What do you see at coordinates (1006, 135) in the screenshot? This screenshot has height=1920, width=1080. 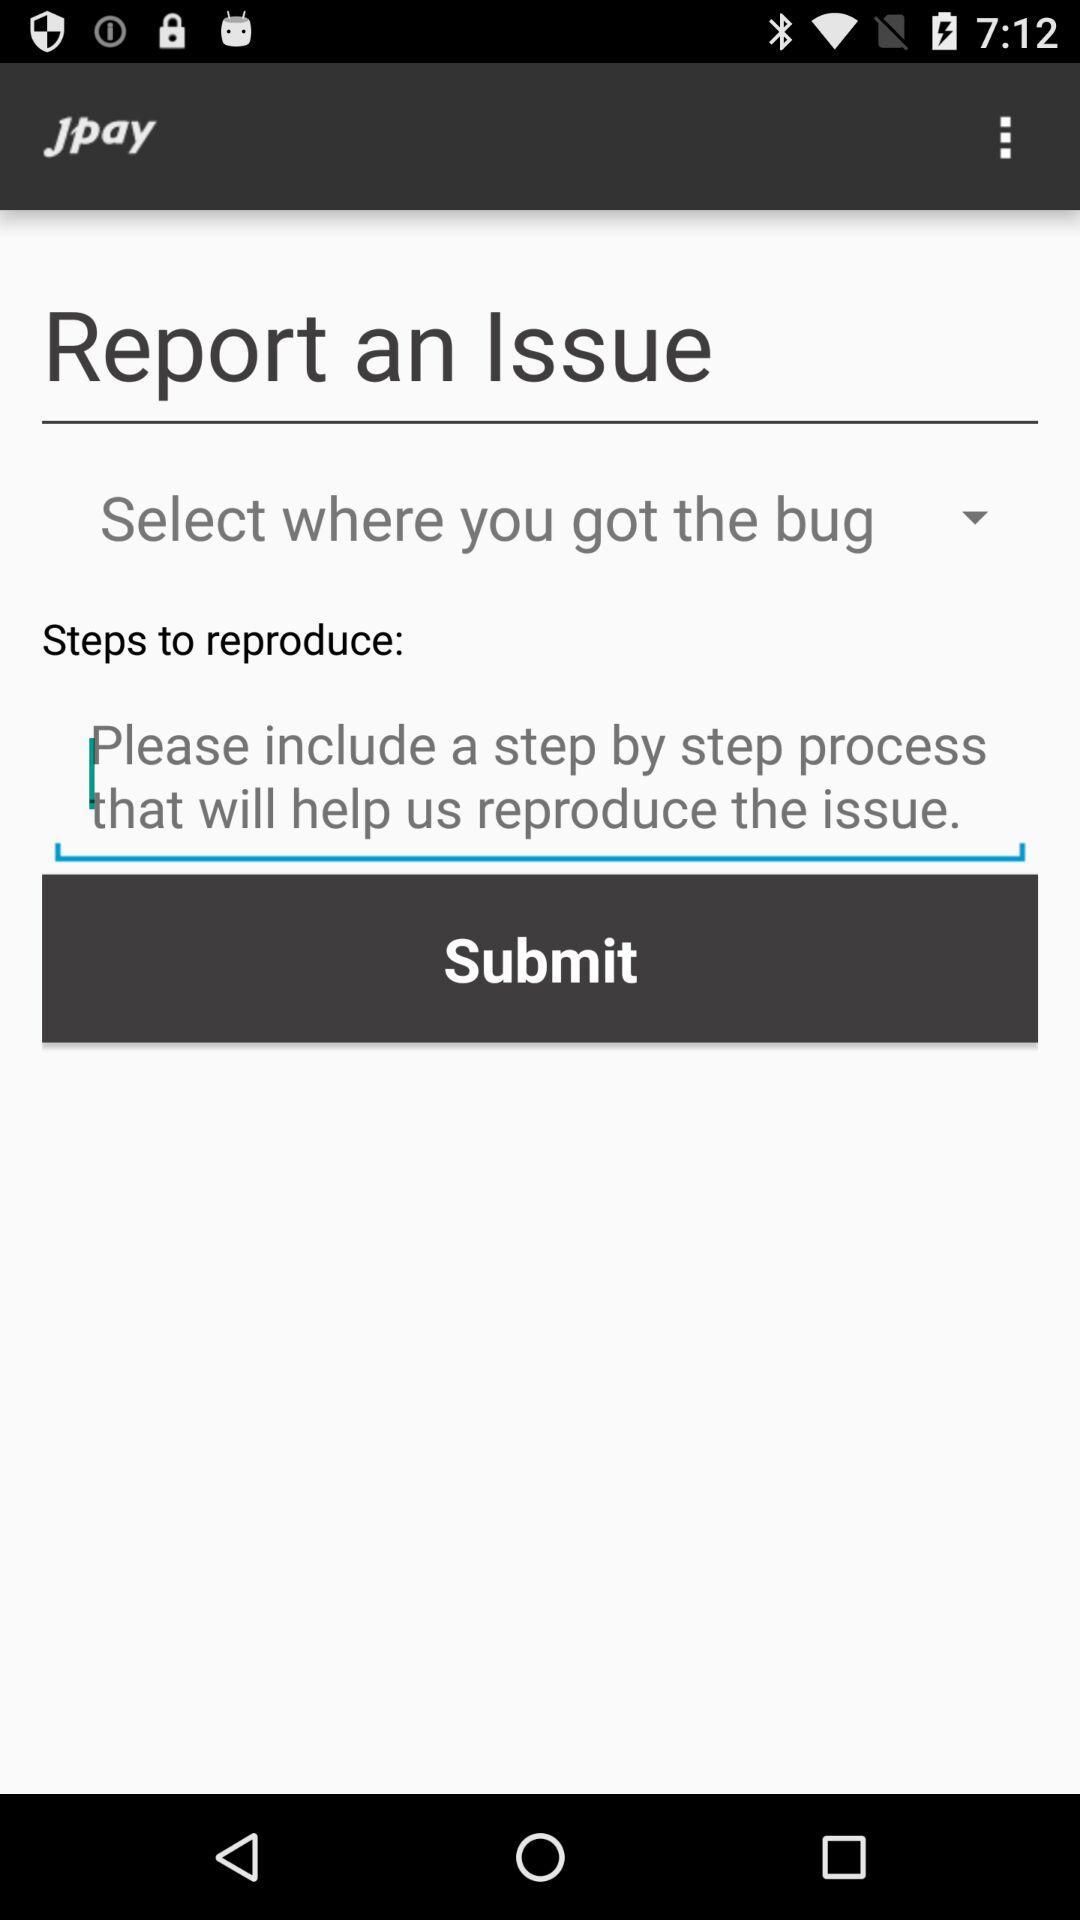 I see `settings` at bounding box center [1006, 135].